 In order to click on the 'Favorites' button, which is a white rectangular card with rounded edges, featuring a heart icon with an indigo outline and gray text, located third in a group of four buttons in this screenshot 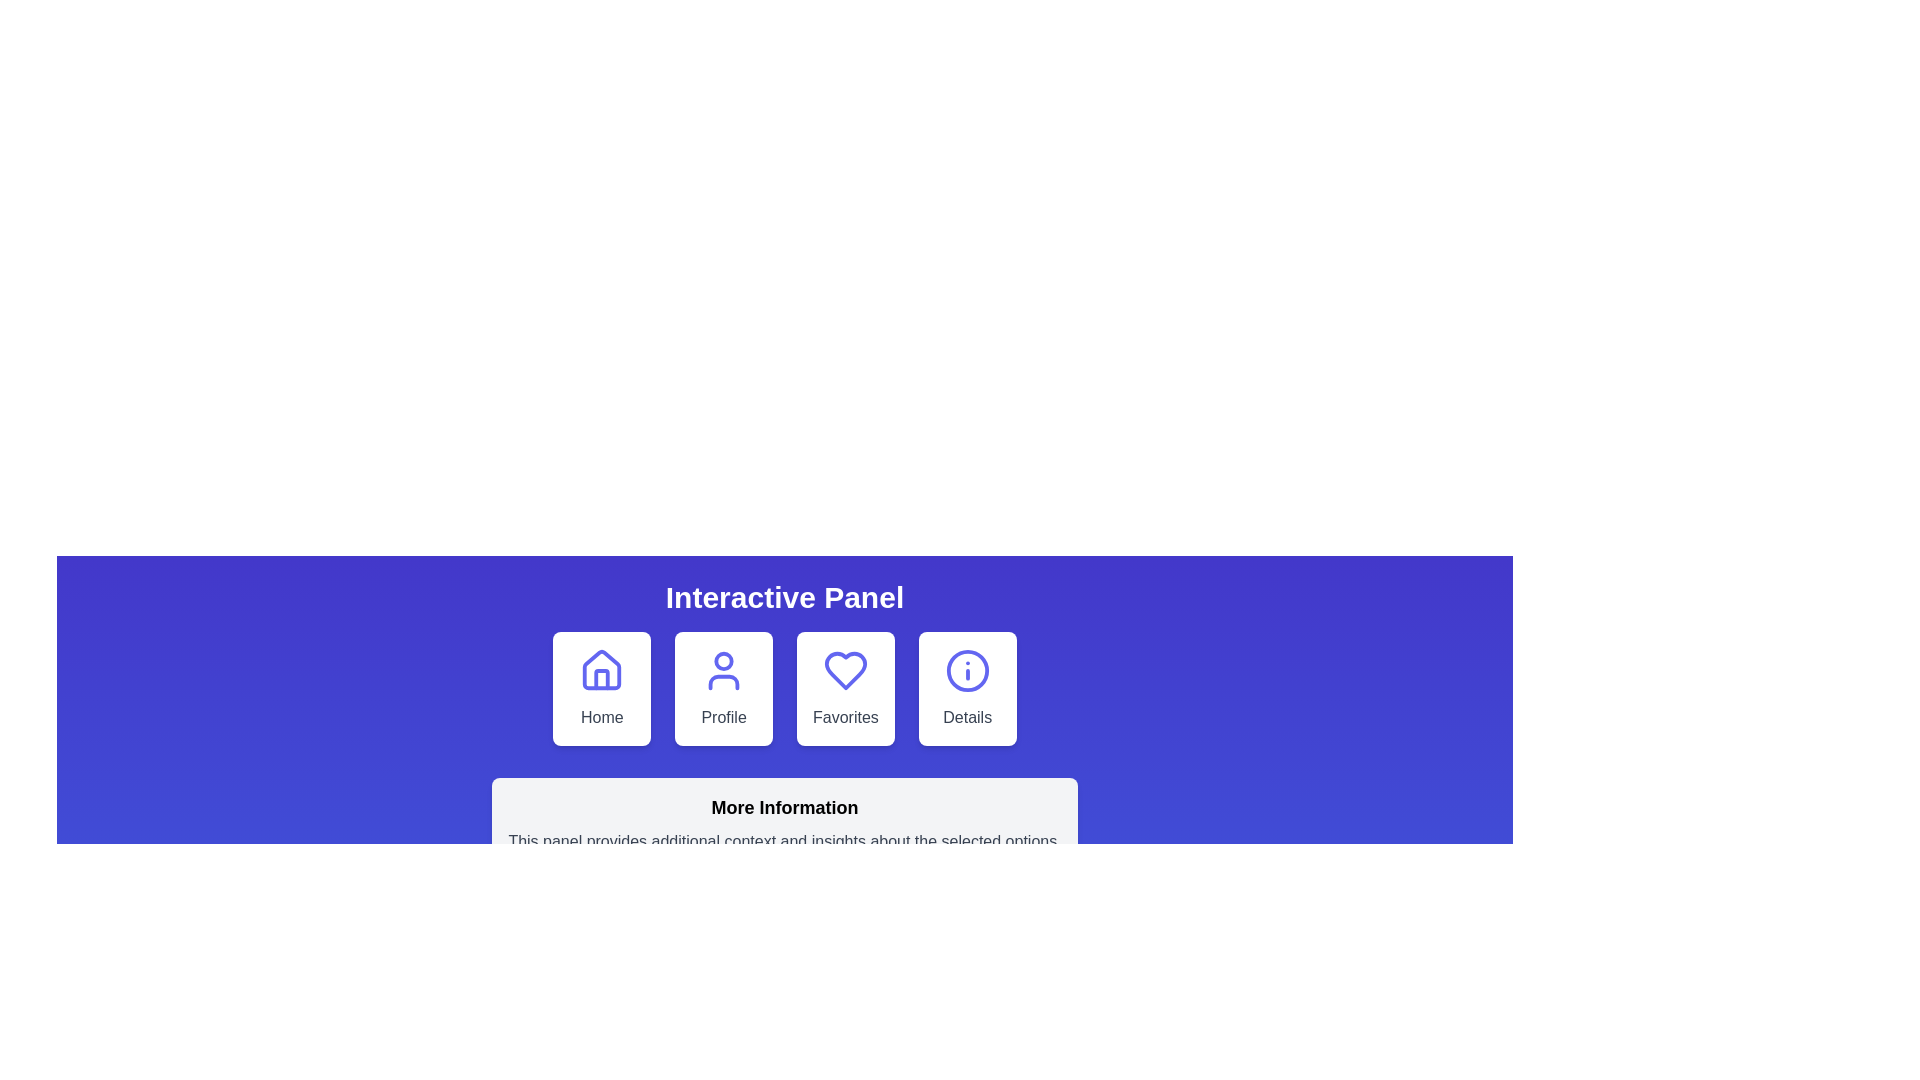, I will do `click(845, 688)`.